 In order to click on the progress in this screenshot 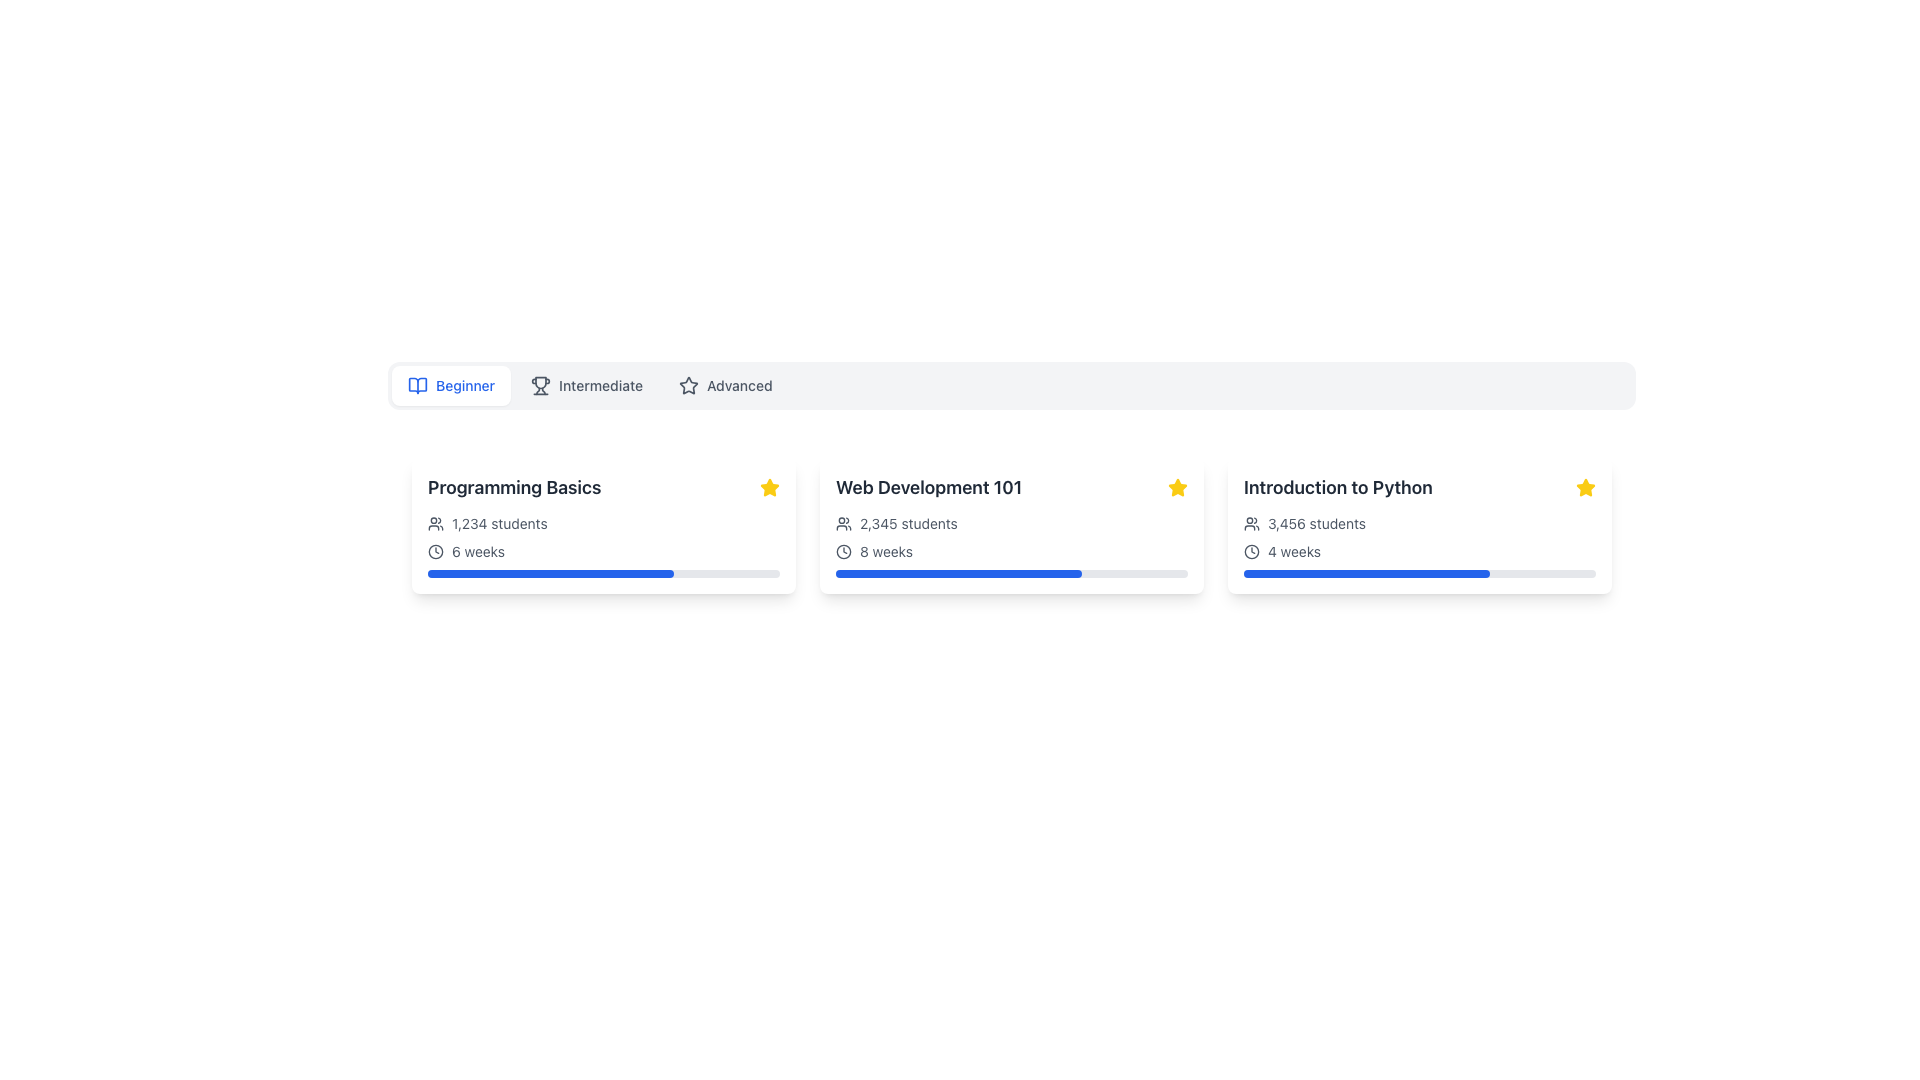, I will do `click(736, 574)`.